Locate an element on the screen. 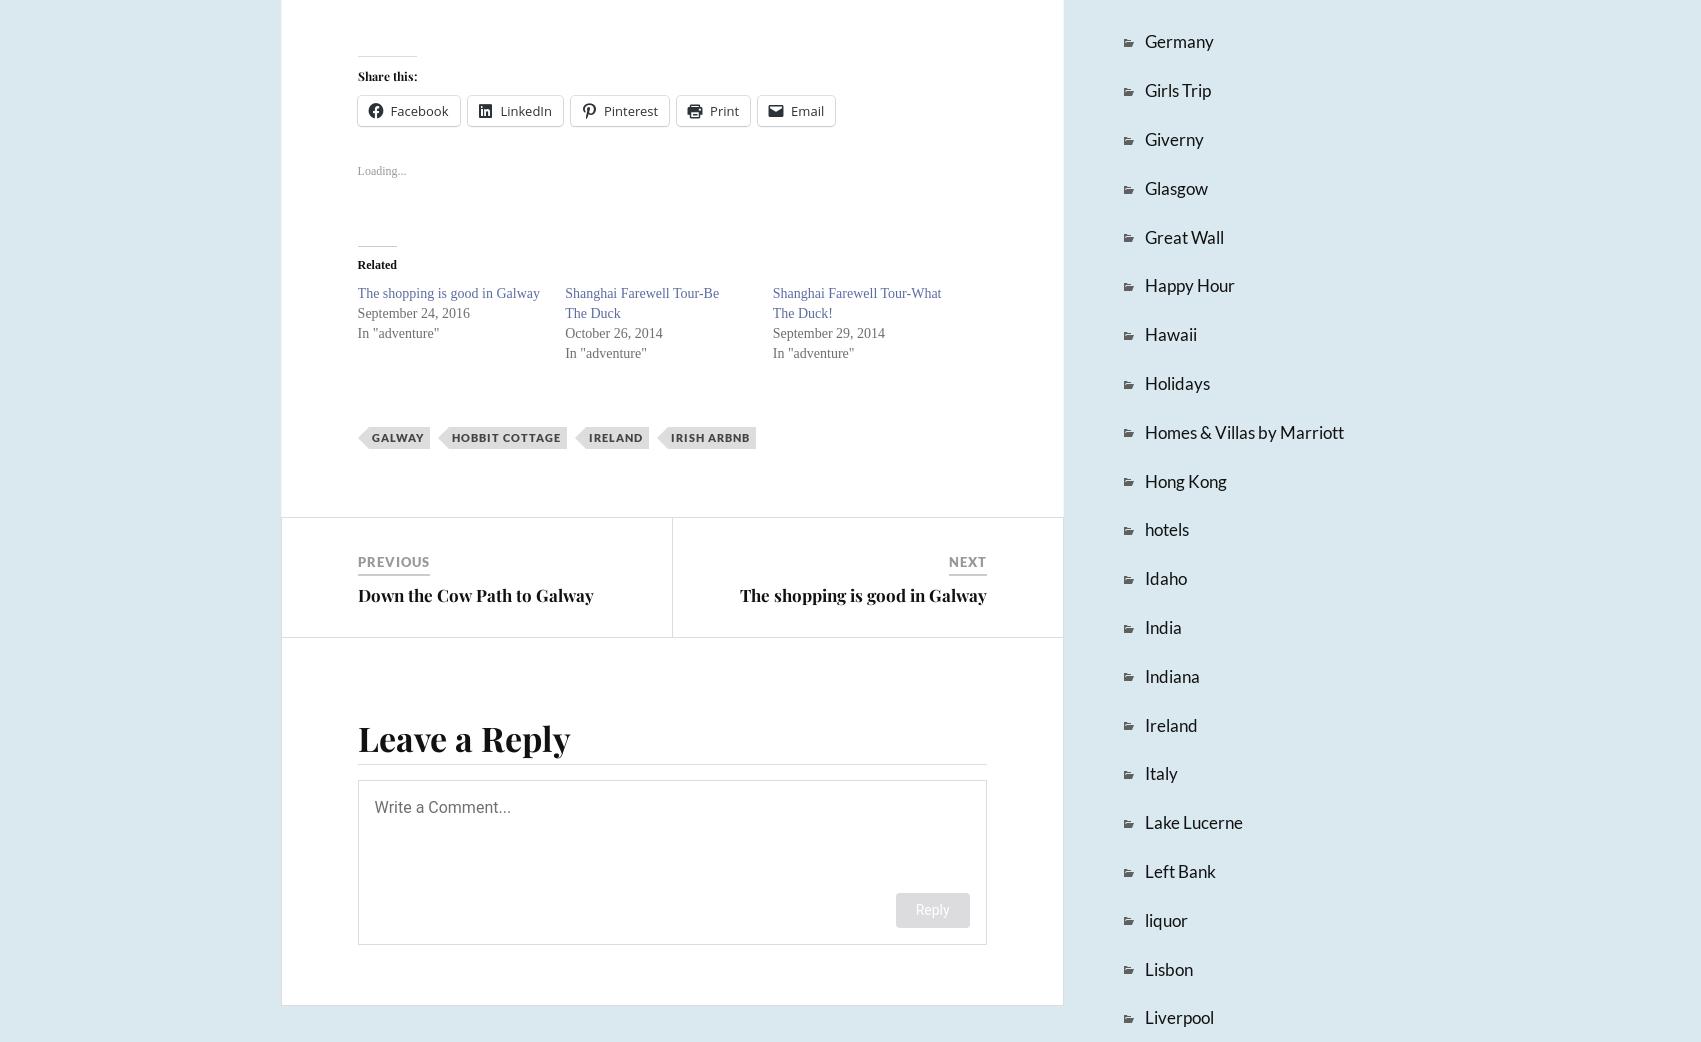  'Hong Kong' is located at coordinates (1183, 480).